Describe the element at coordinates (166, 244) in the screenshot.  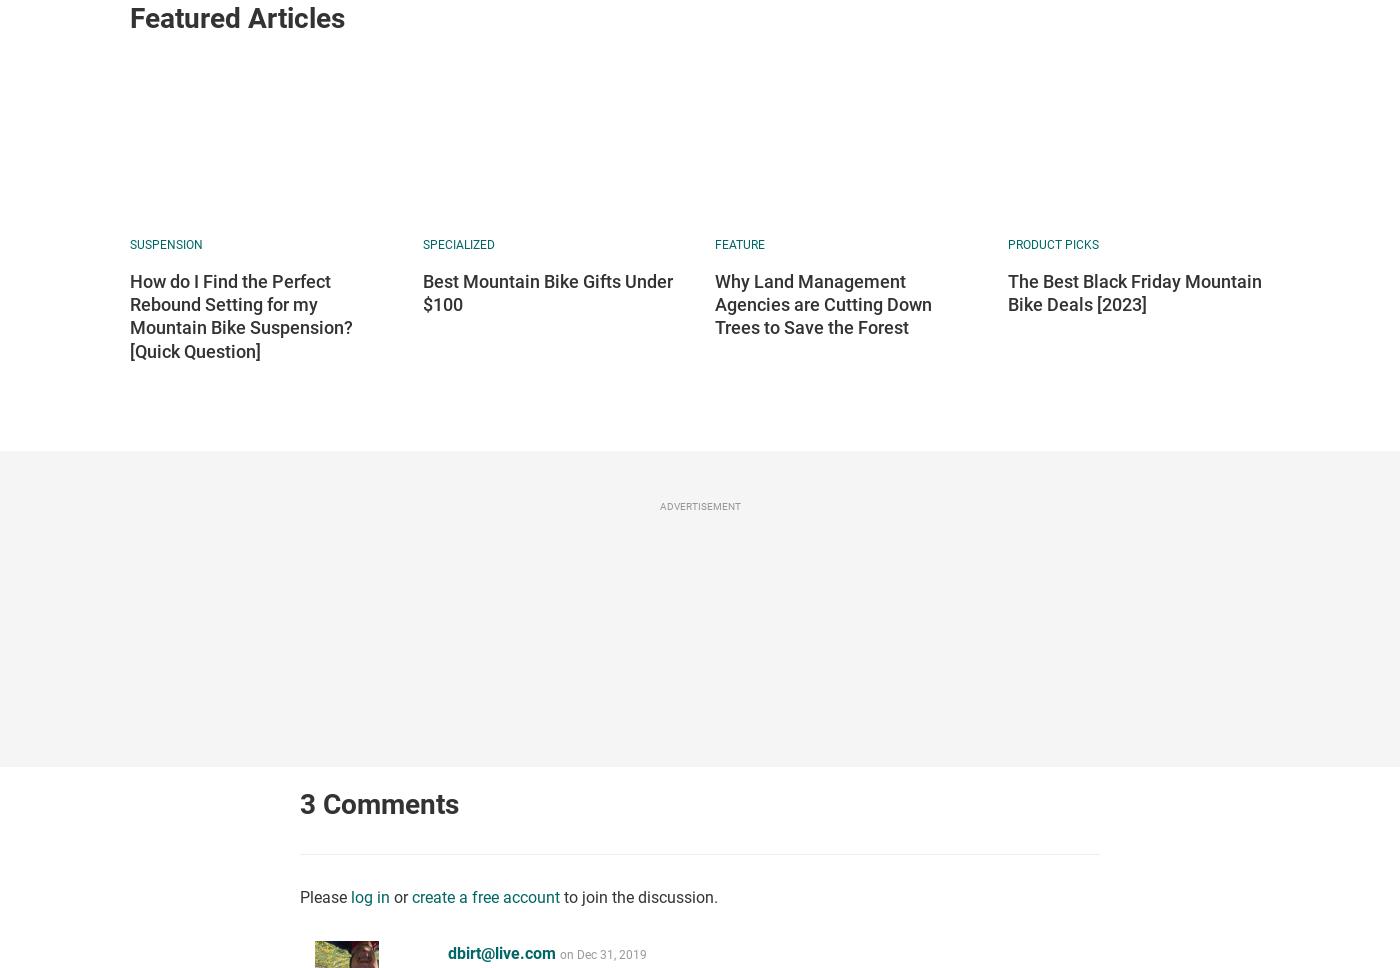
I see `'Suspension'` at that location.